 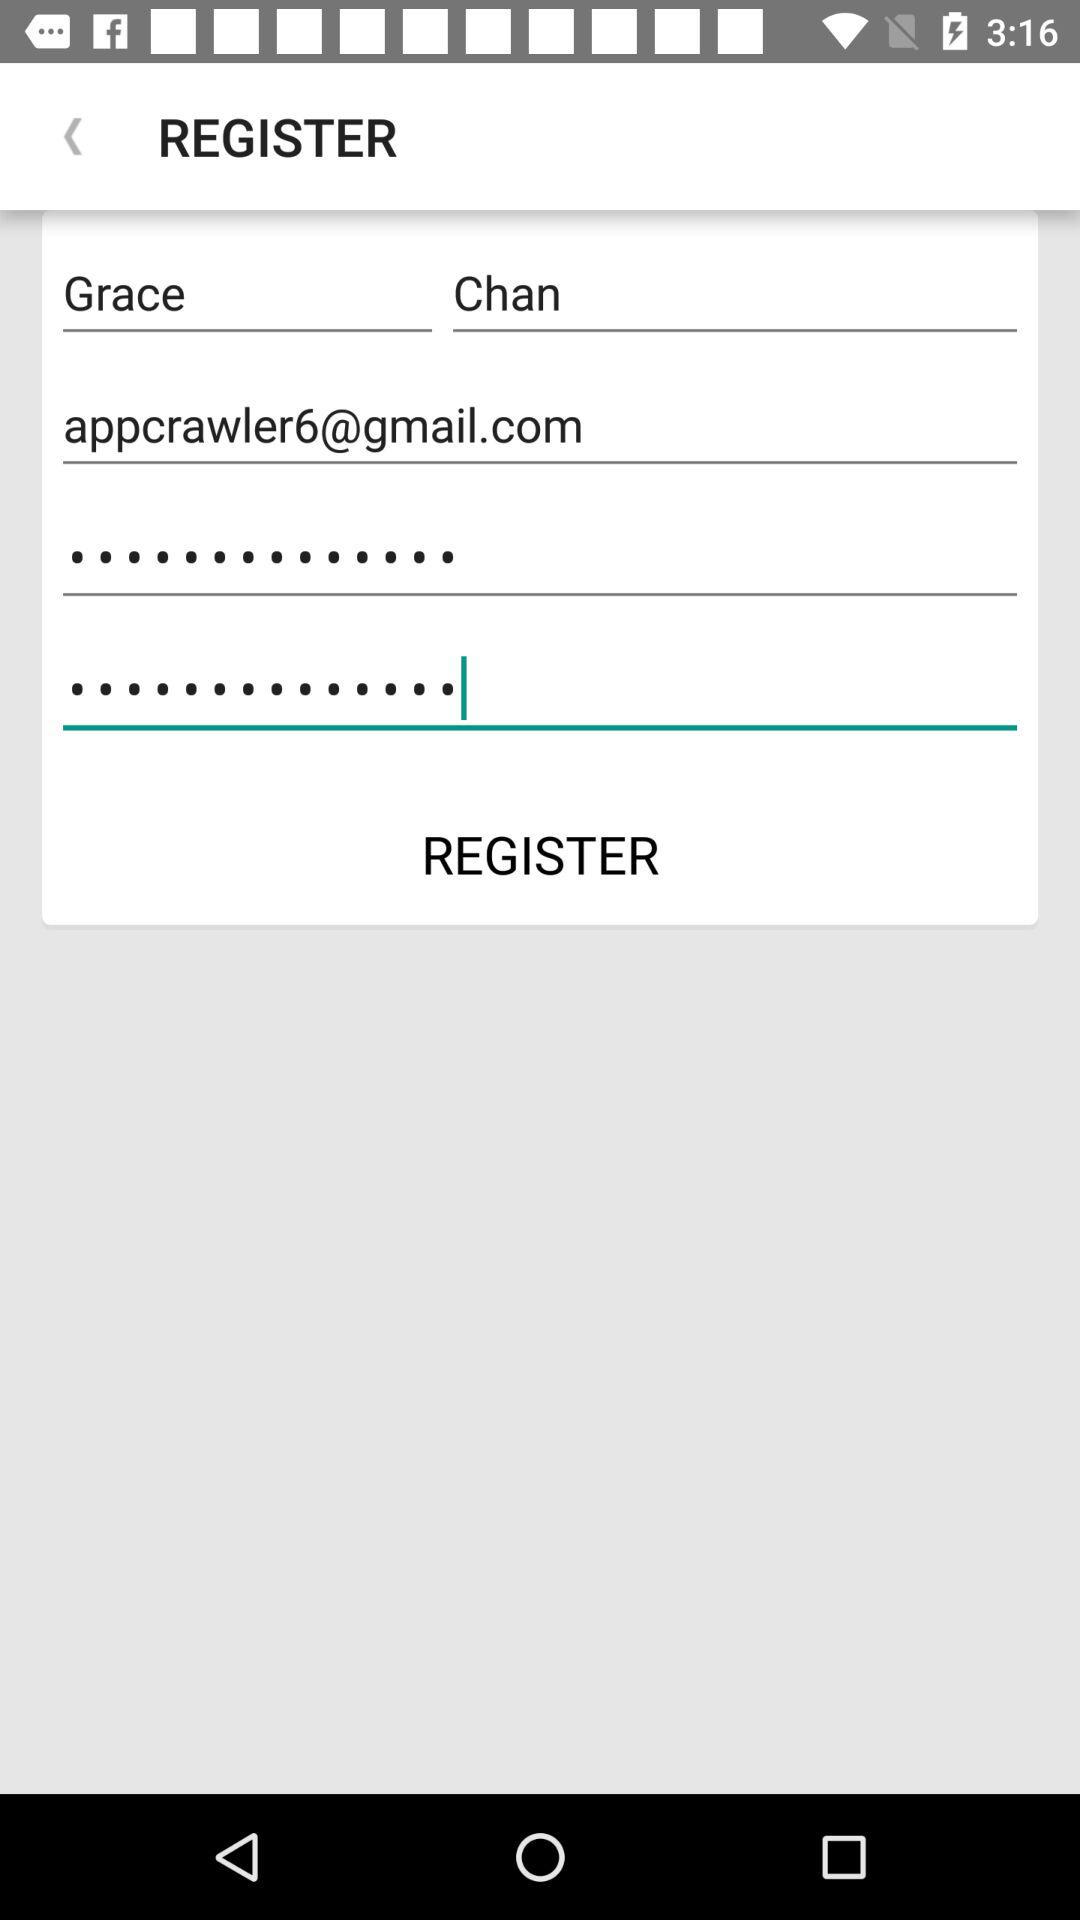 I want to click on the icon above appcrawler6@gmail.com item, so click(x=735, y=292).